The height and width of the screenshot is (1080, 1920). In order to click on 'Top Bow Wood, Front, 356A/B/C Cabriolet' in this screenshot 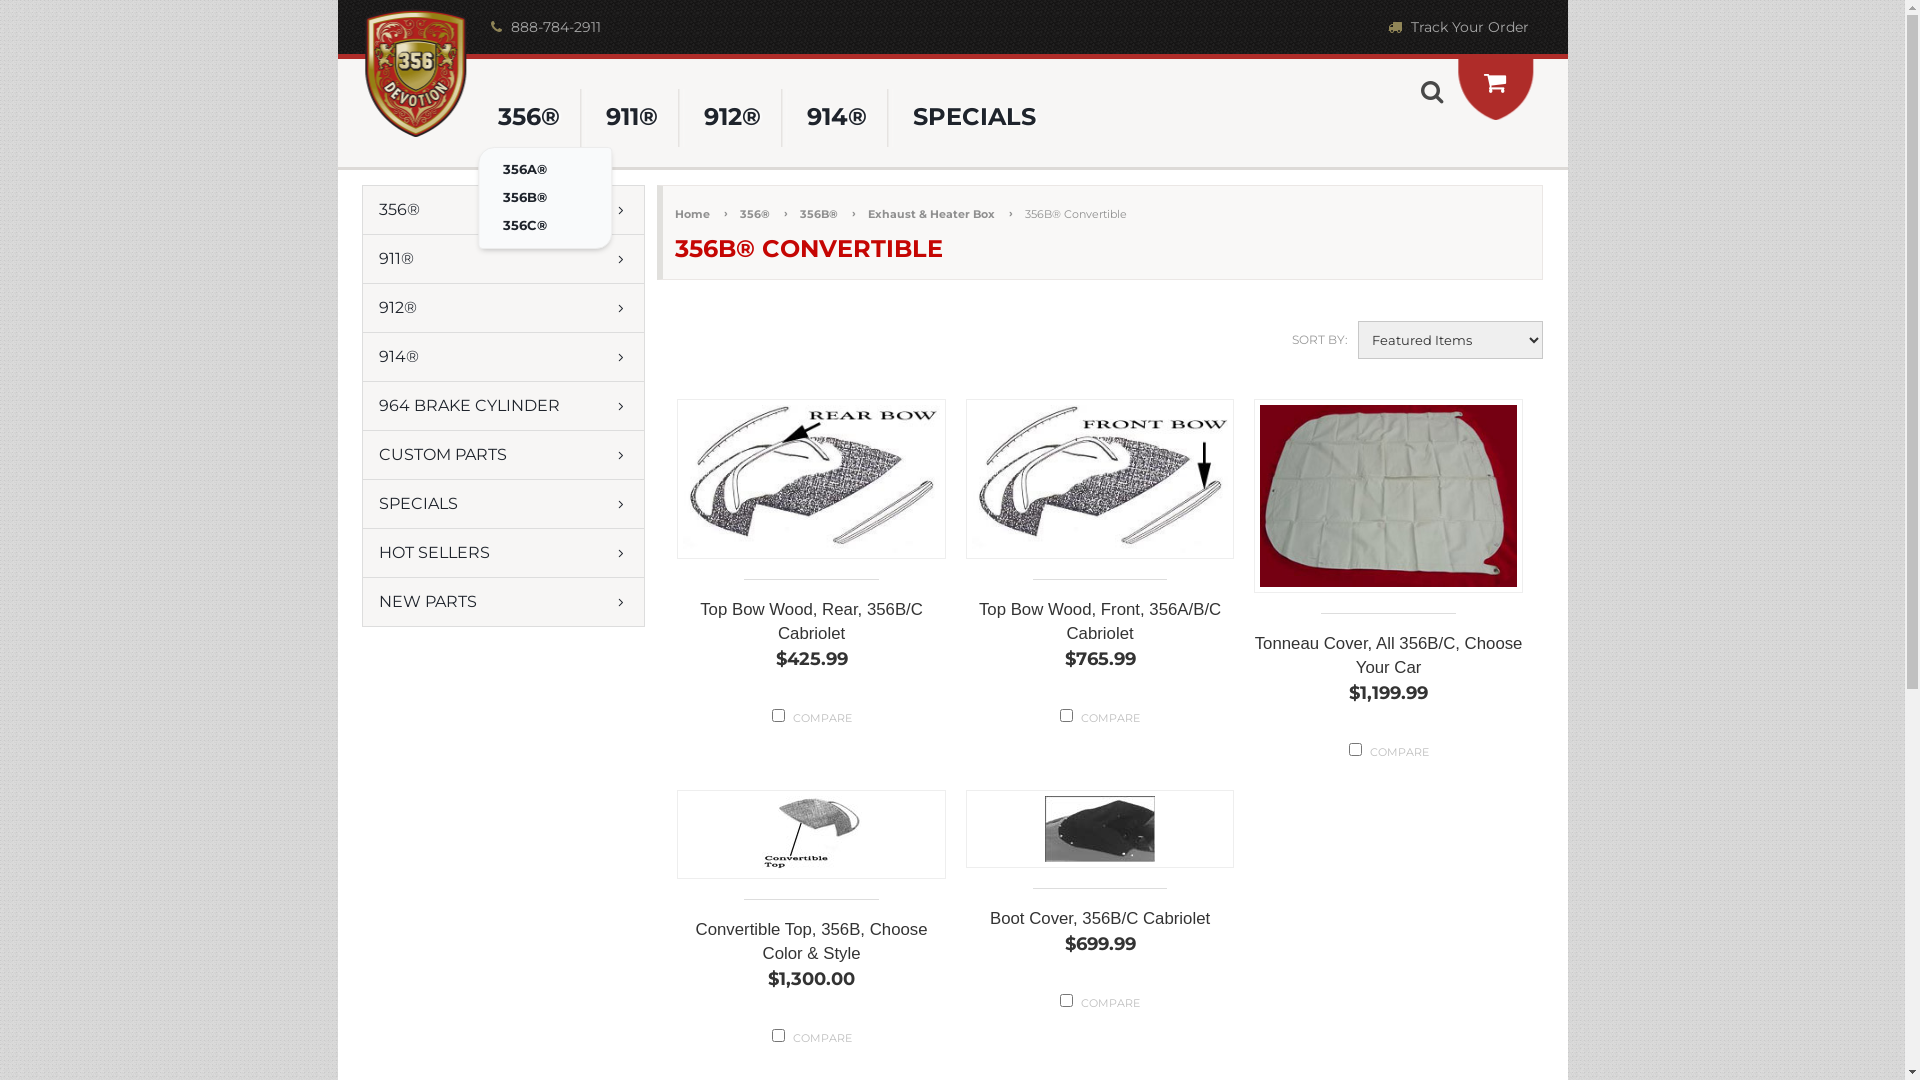, I will do `click(1099, 611)`.